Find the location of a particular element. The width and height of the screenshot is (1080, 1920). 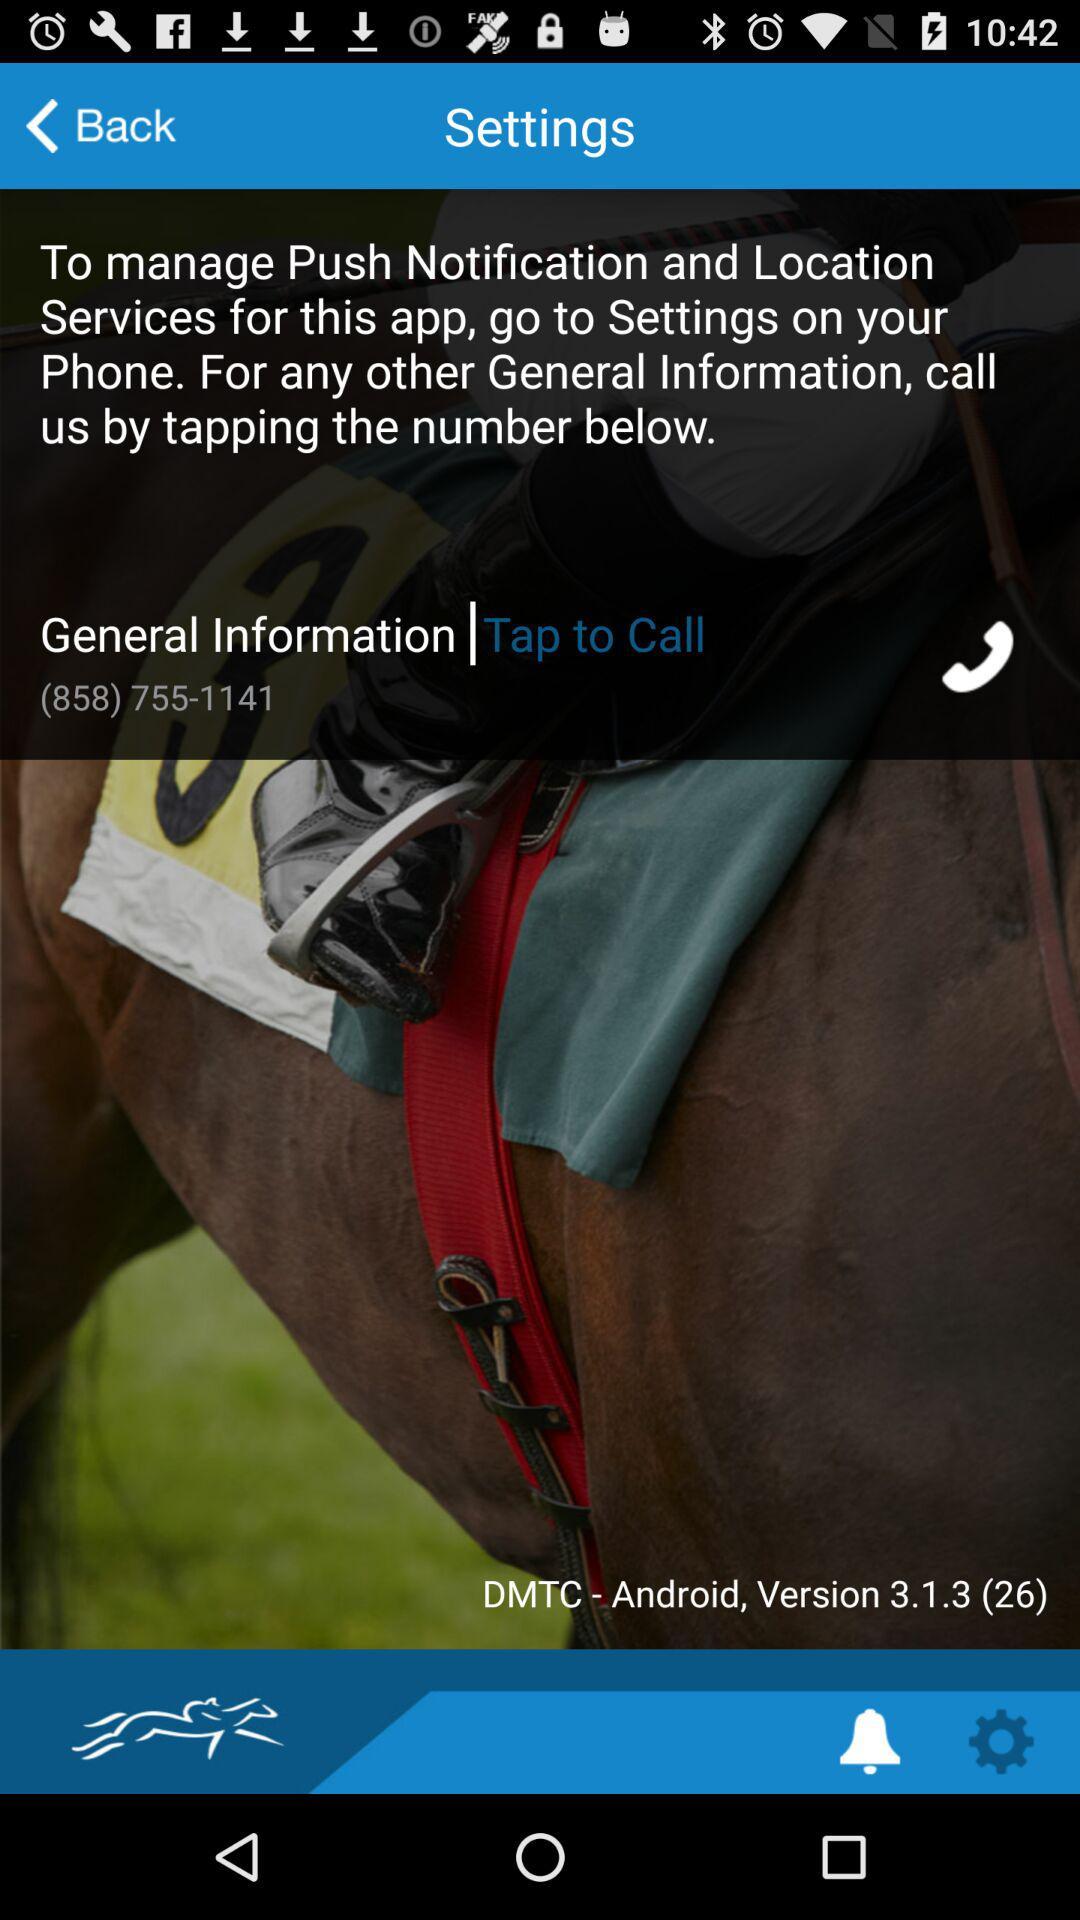

the setting is located at coordinates (869, 1740).